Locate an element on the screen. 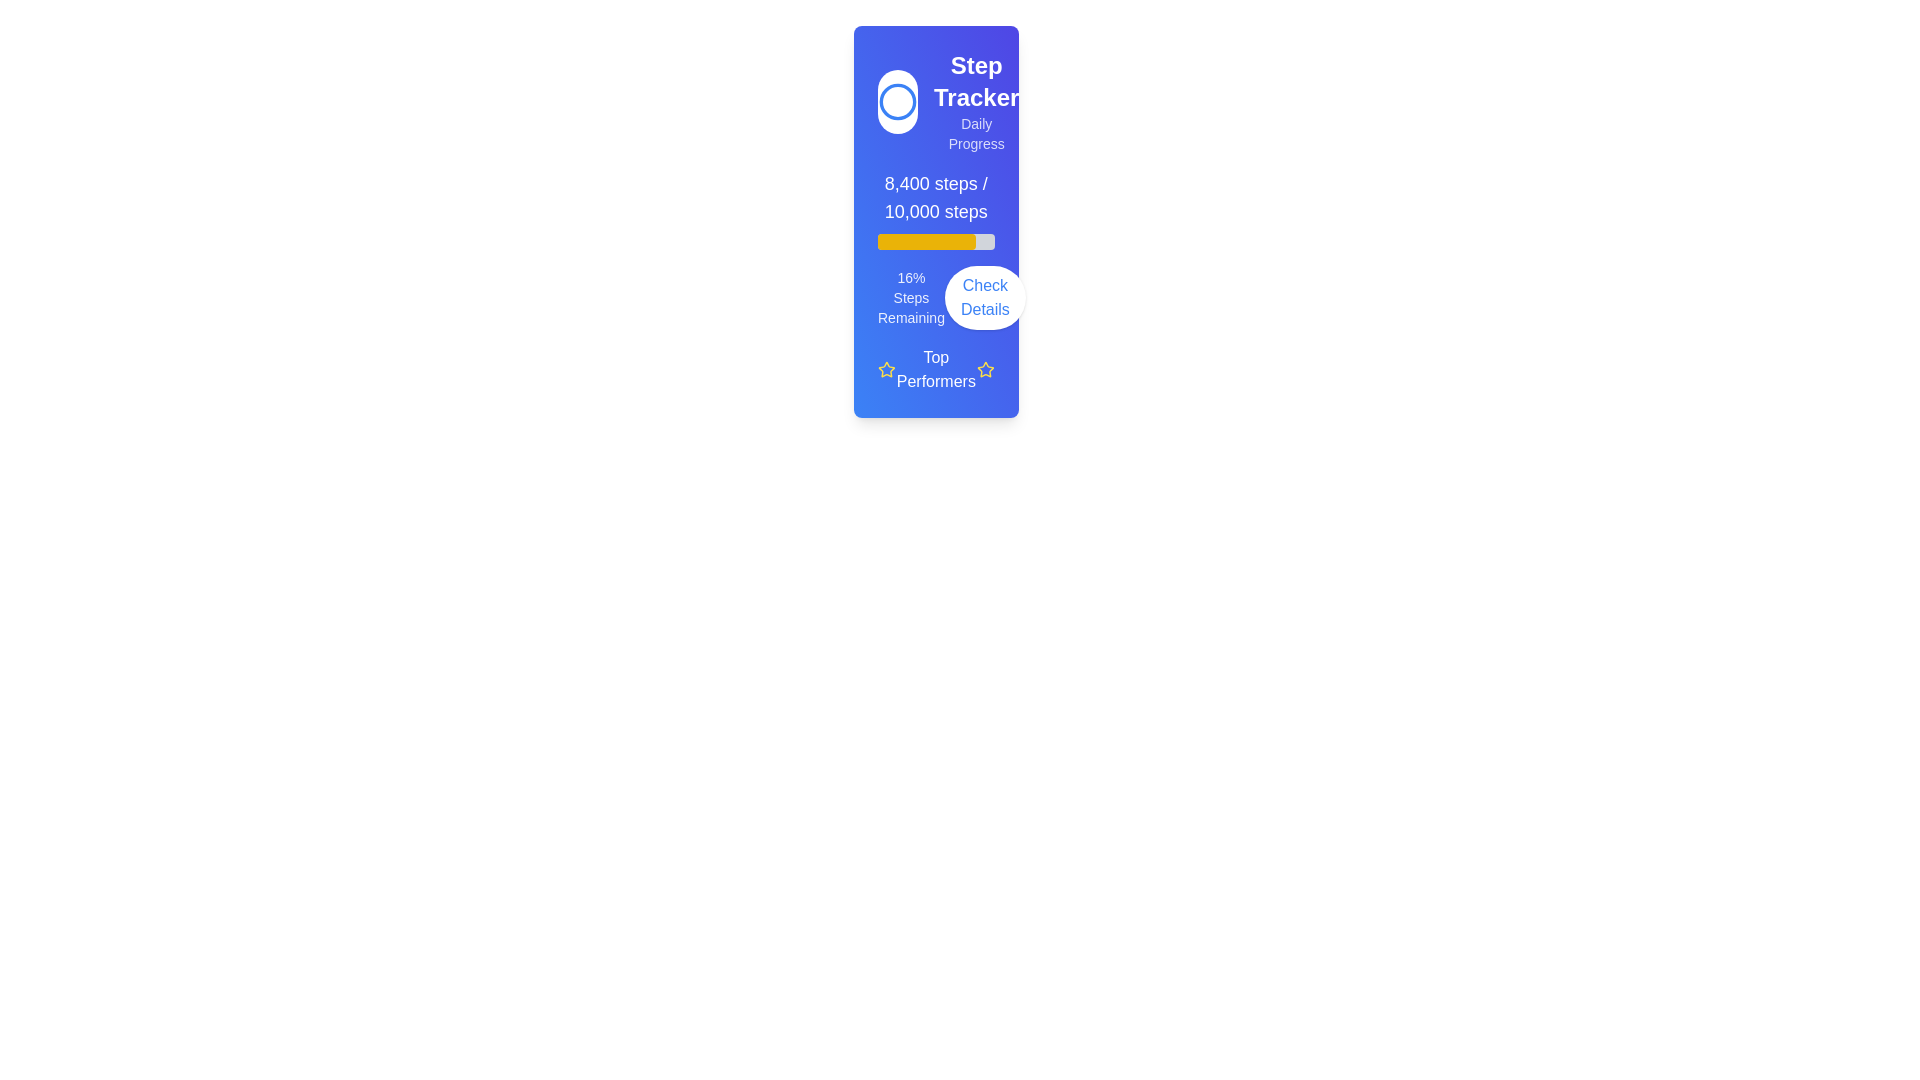 The width and height of the screenshot is (1920, 1080). the composite element that displays the remaining steps as a percentage and includes the 'Check Details' button is located at coordinates (935, 297).